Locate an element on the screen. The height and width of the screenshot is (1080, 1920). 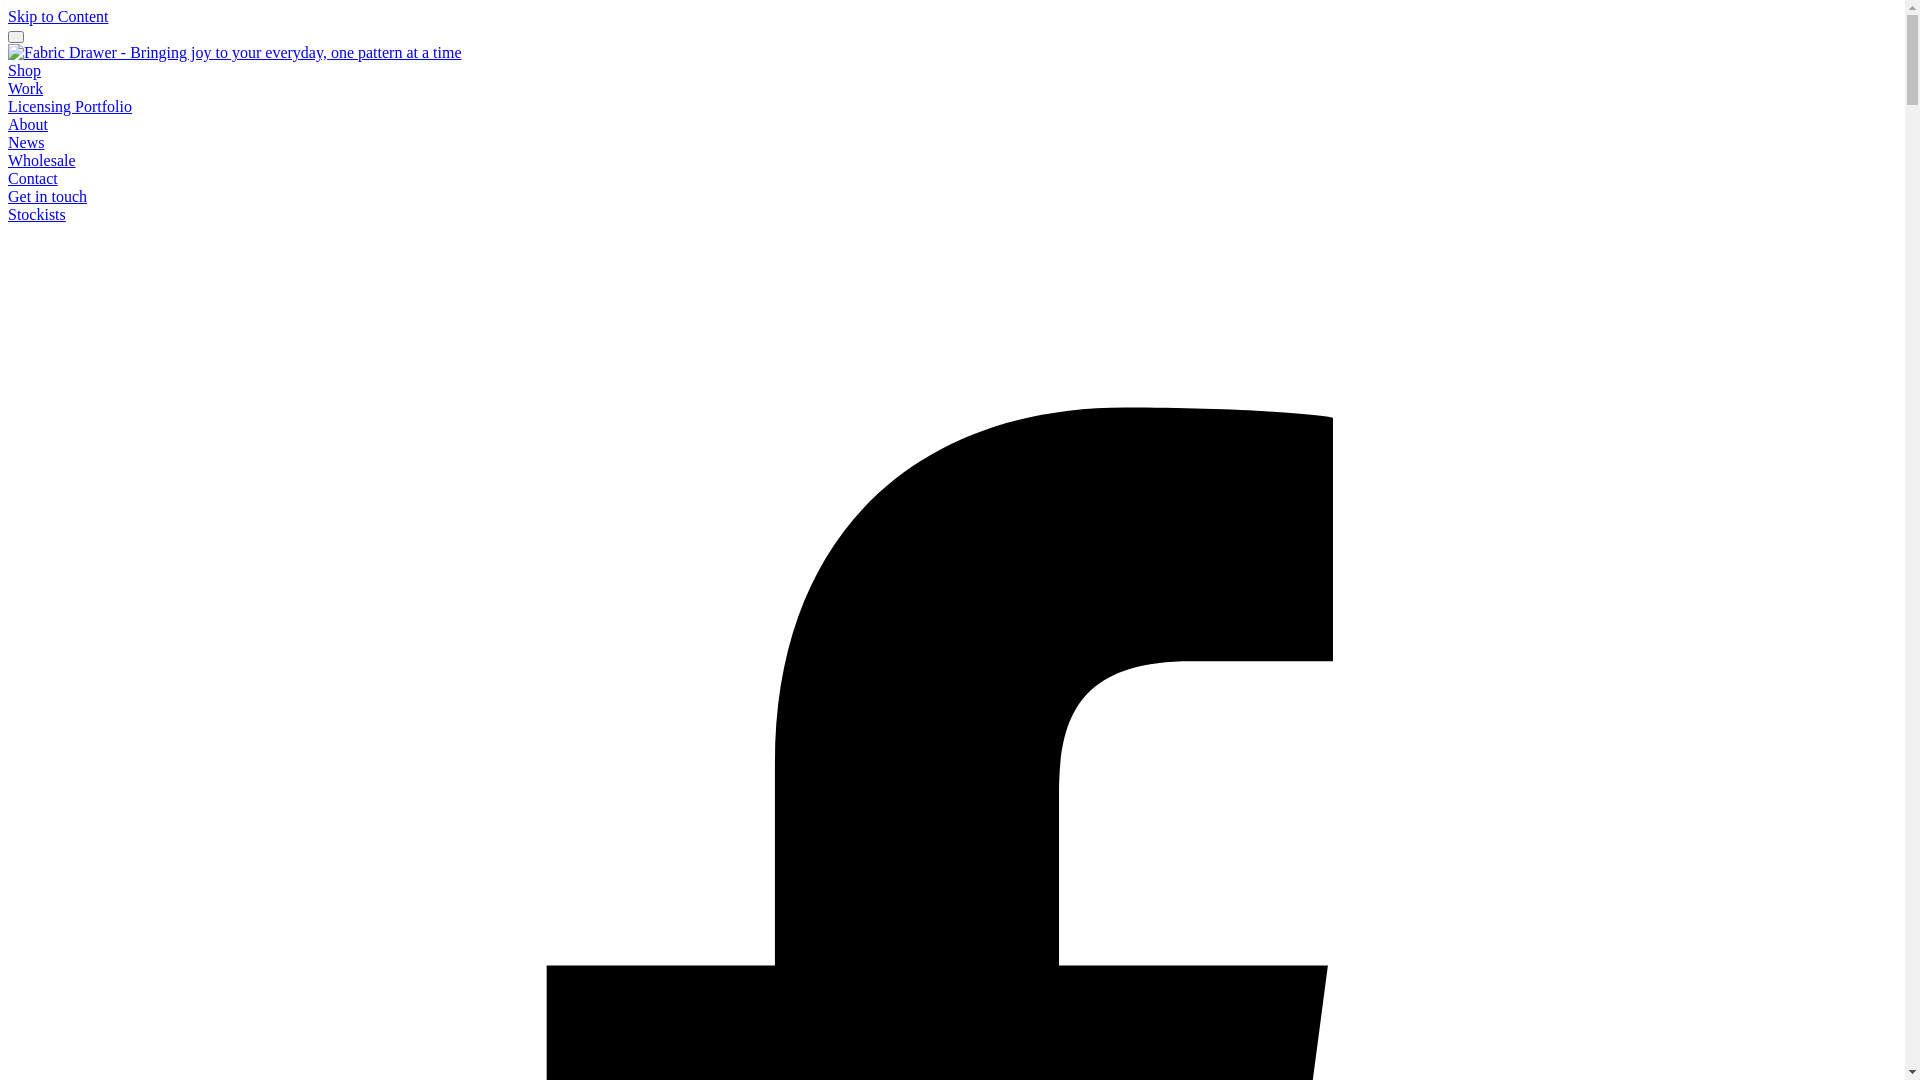
'Shop' is located at coordinates (24, 69).